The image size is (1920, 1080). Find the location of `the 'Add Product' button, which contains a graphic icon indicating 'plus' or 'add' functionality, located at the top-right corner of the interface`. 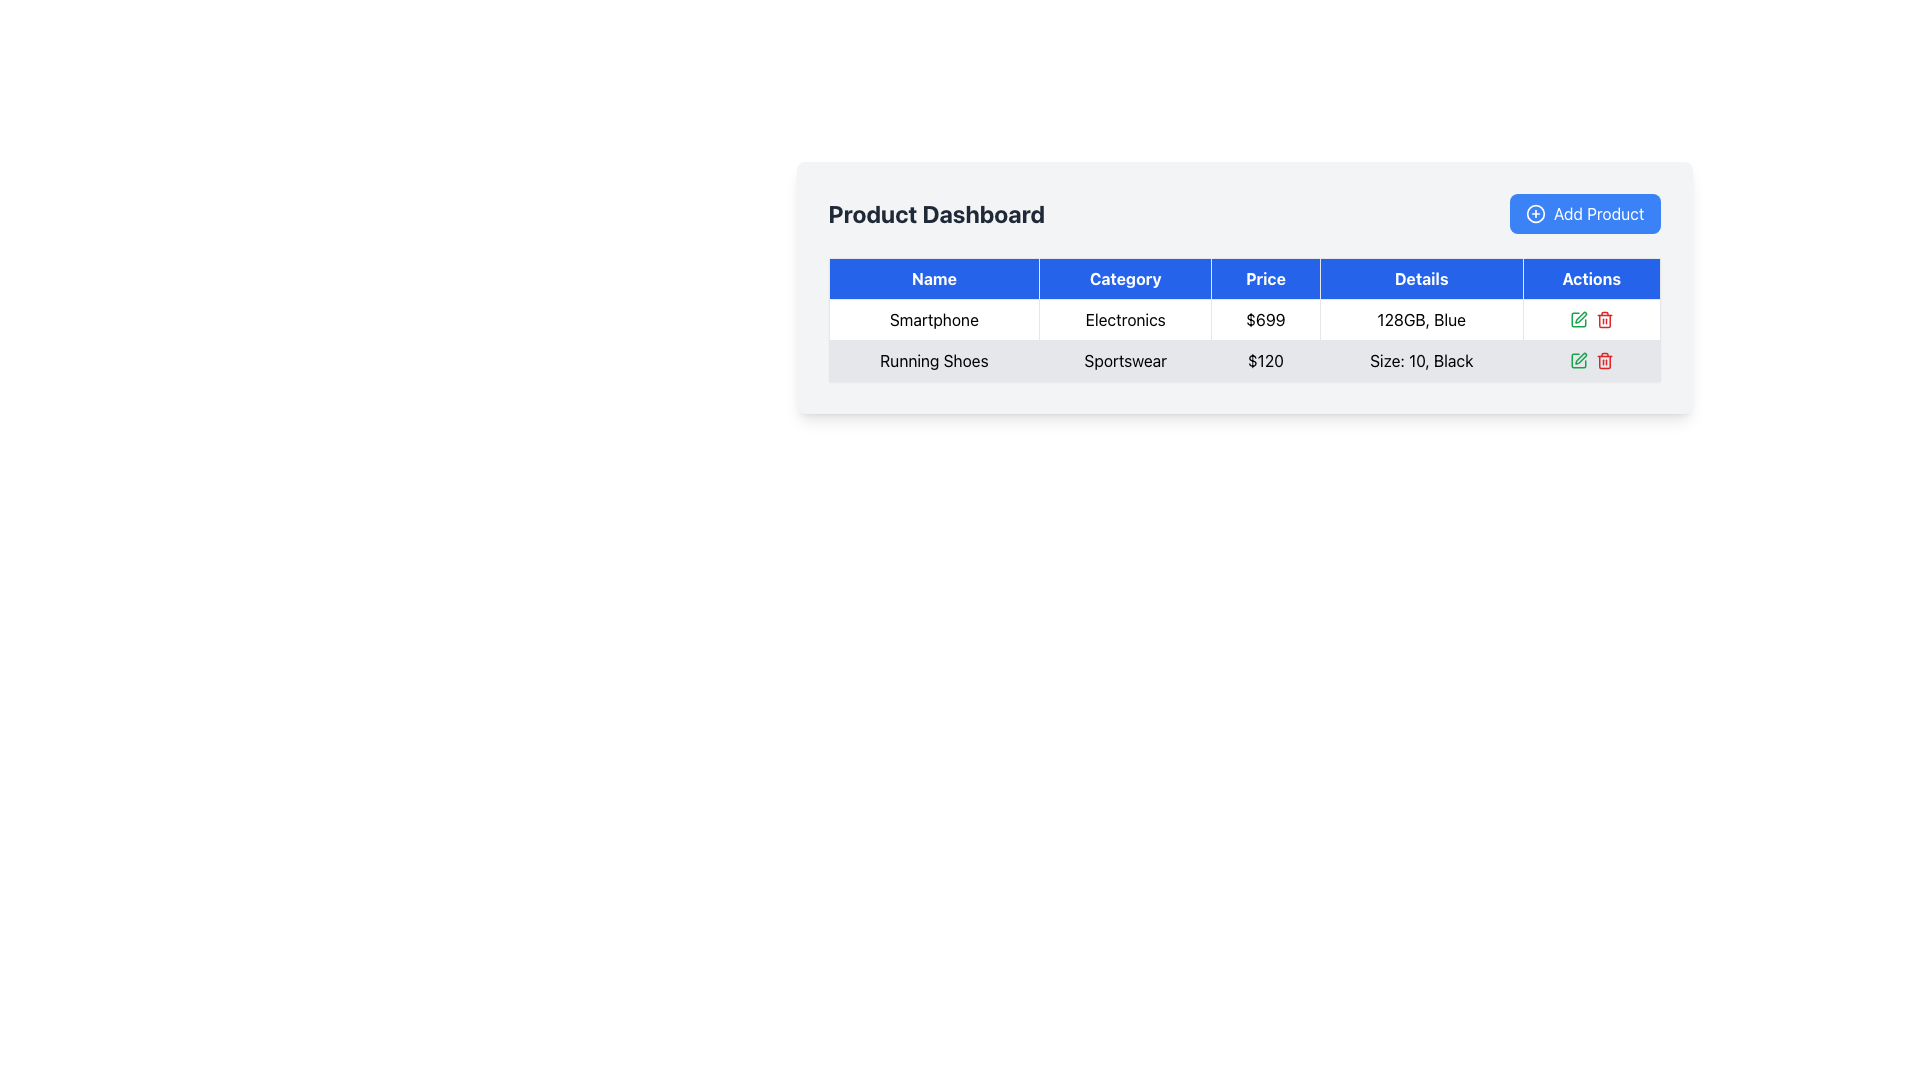

the 'Add Product' button, which contains a graphic icon indicating 'plus' or 'add' functionality, located at the top-right corner of the interface is located at coordinates (1535, 213).